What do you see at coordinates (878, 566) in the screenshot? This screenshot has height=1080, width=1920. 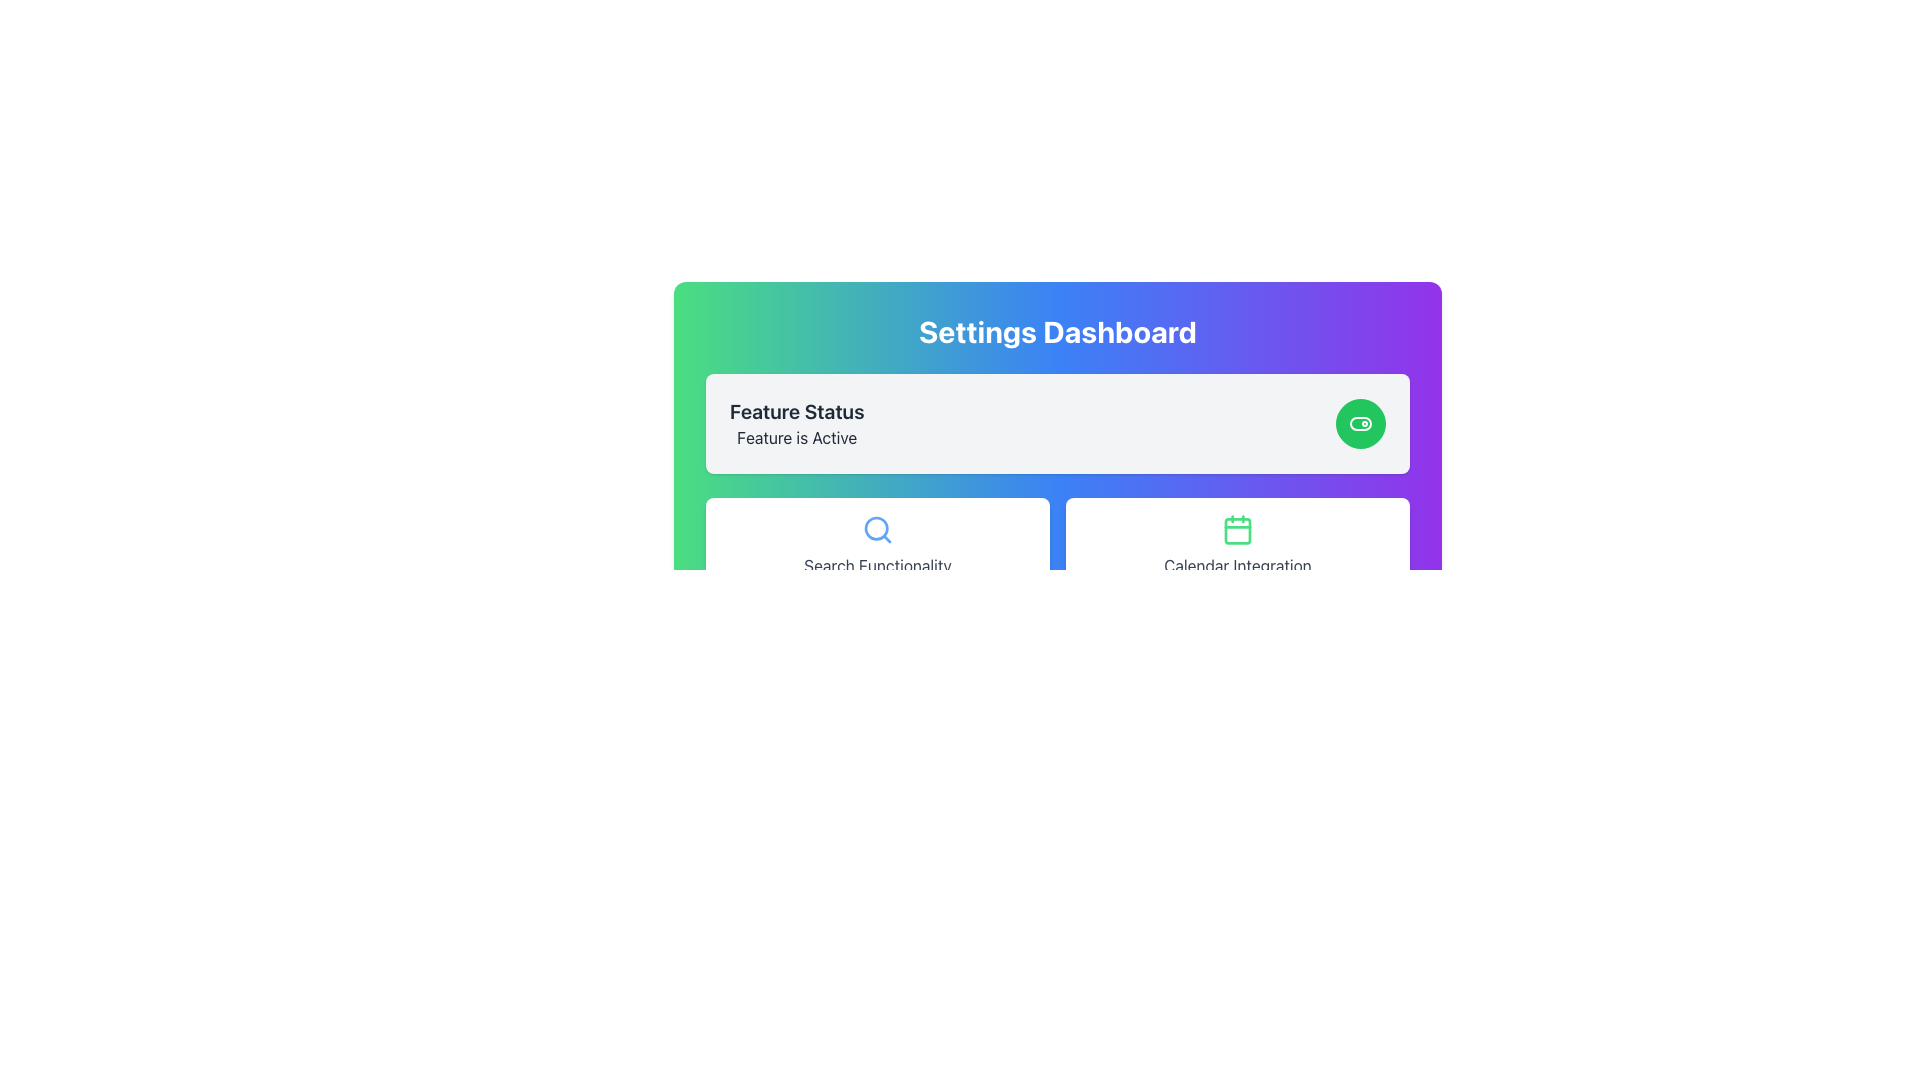 I see `text label 'Search Functionality' that is styled with a centered alignment and located below a magnifying glass icon` at bounding box center [878, 566].